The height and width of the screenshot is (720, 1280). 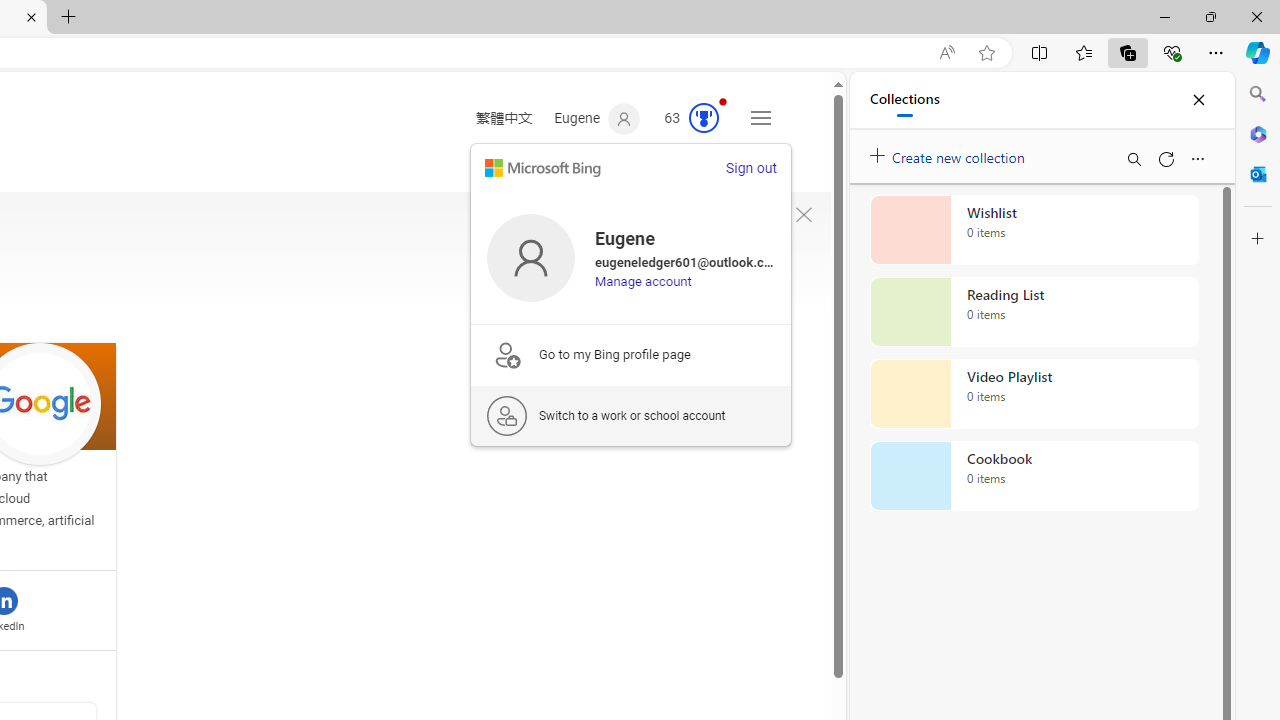 I want to click on 'More options menu', so click(x=1197, y=158).